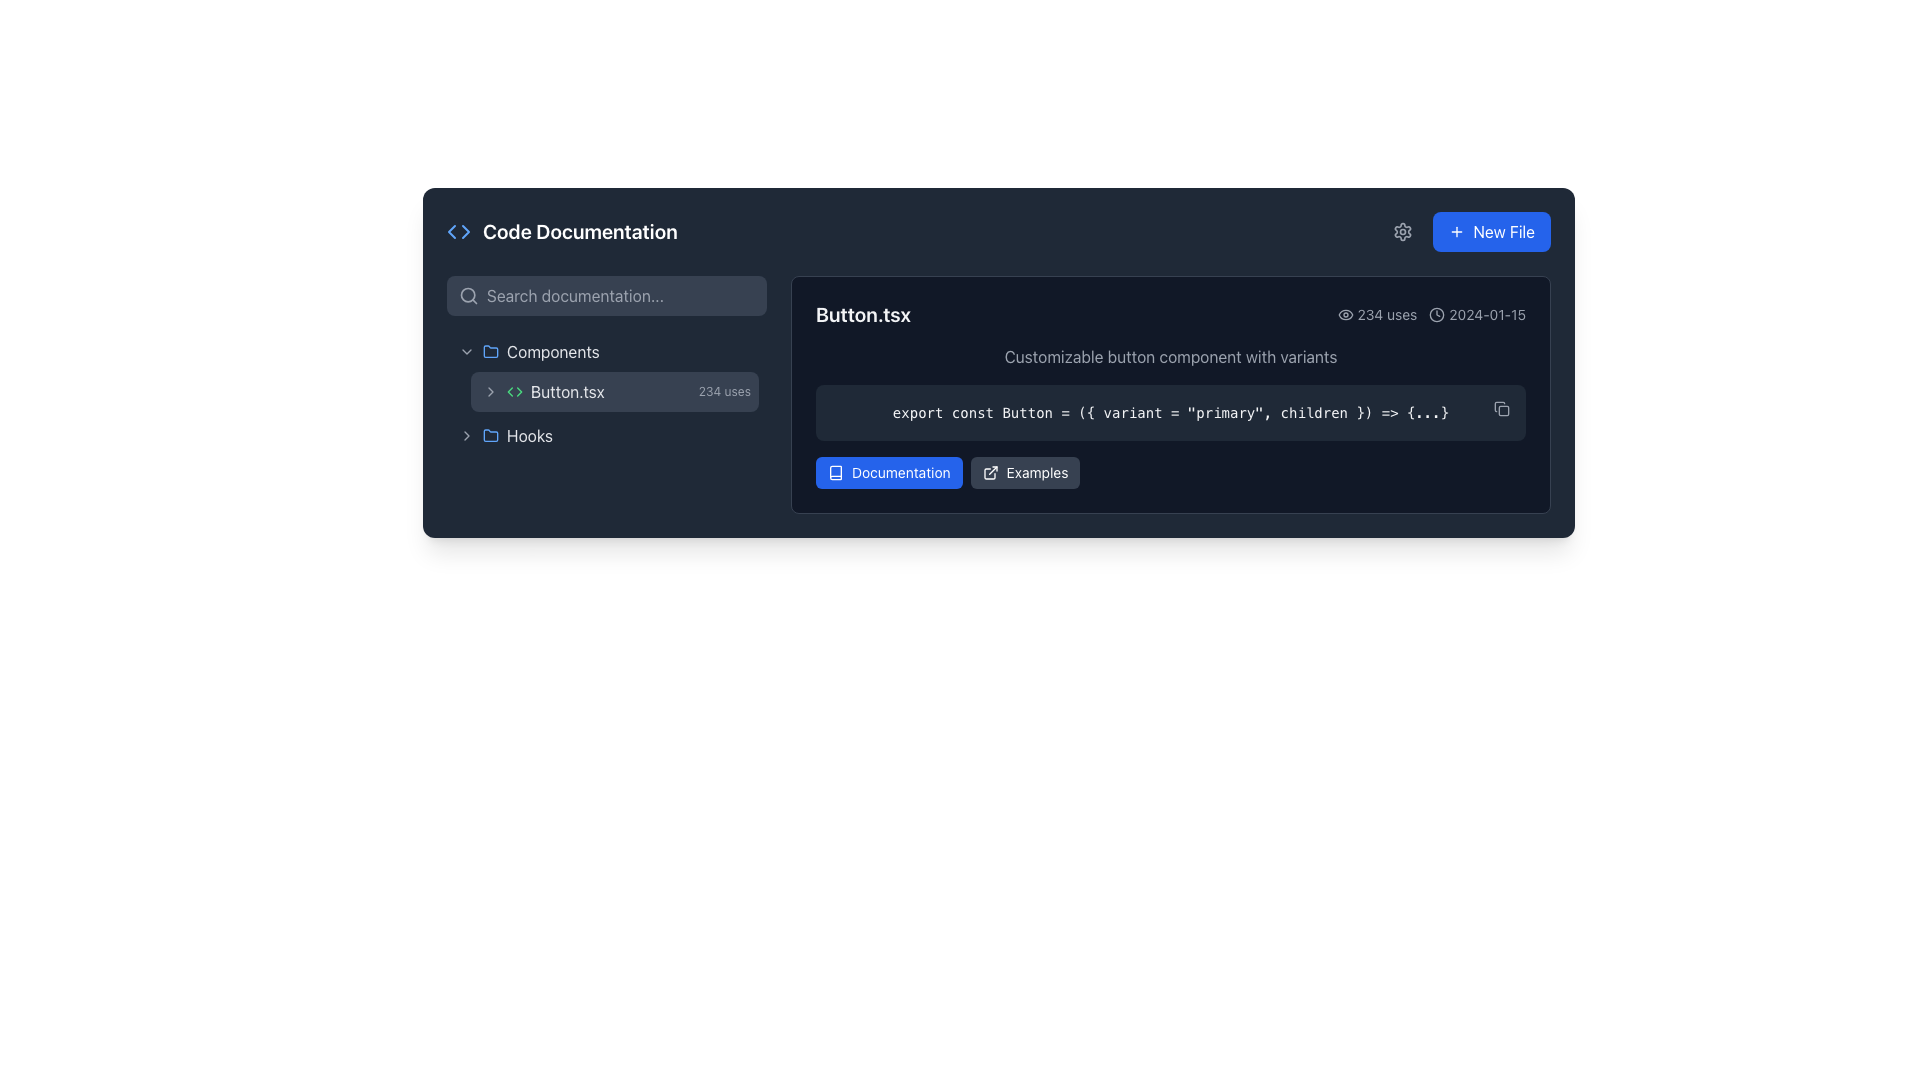  Describe the element at coordinates (465, 350) in the screenshot. I see `the downward chevron icon located to the left of the 'Components' text in the sidebar` at that location.